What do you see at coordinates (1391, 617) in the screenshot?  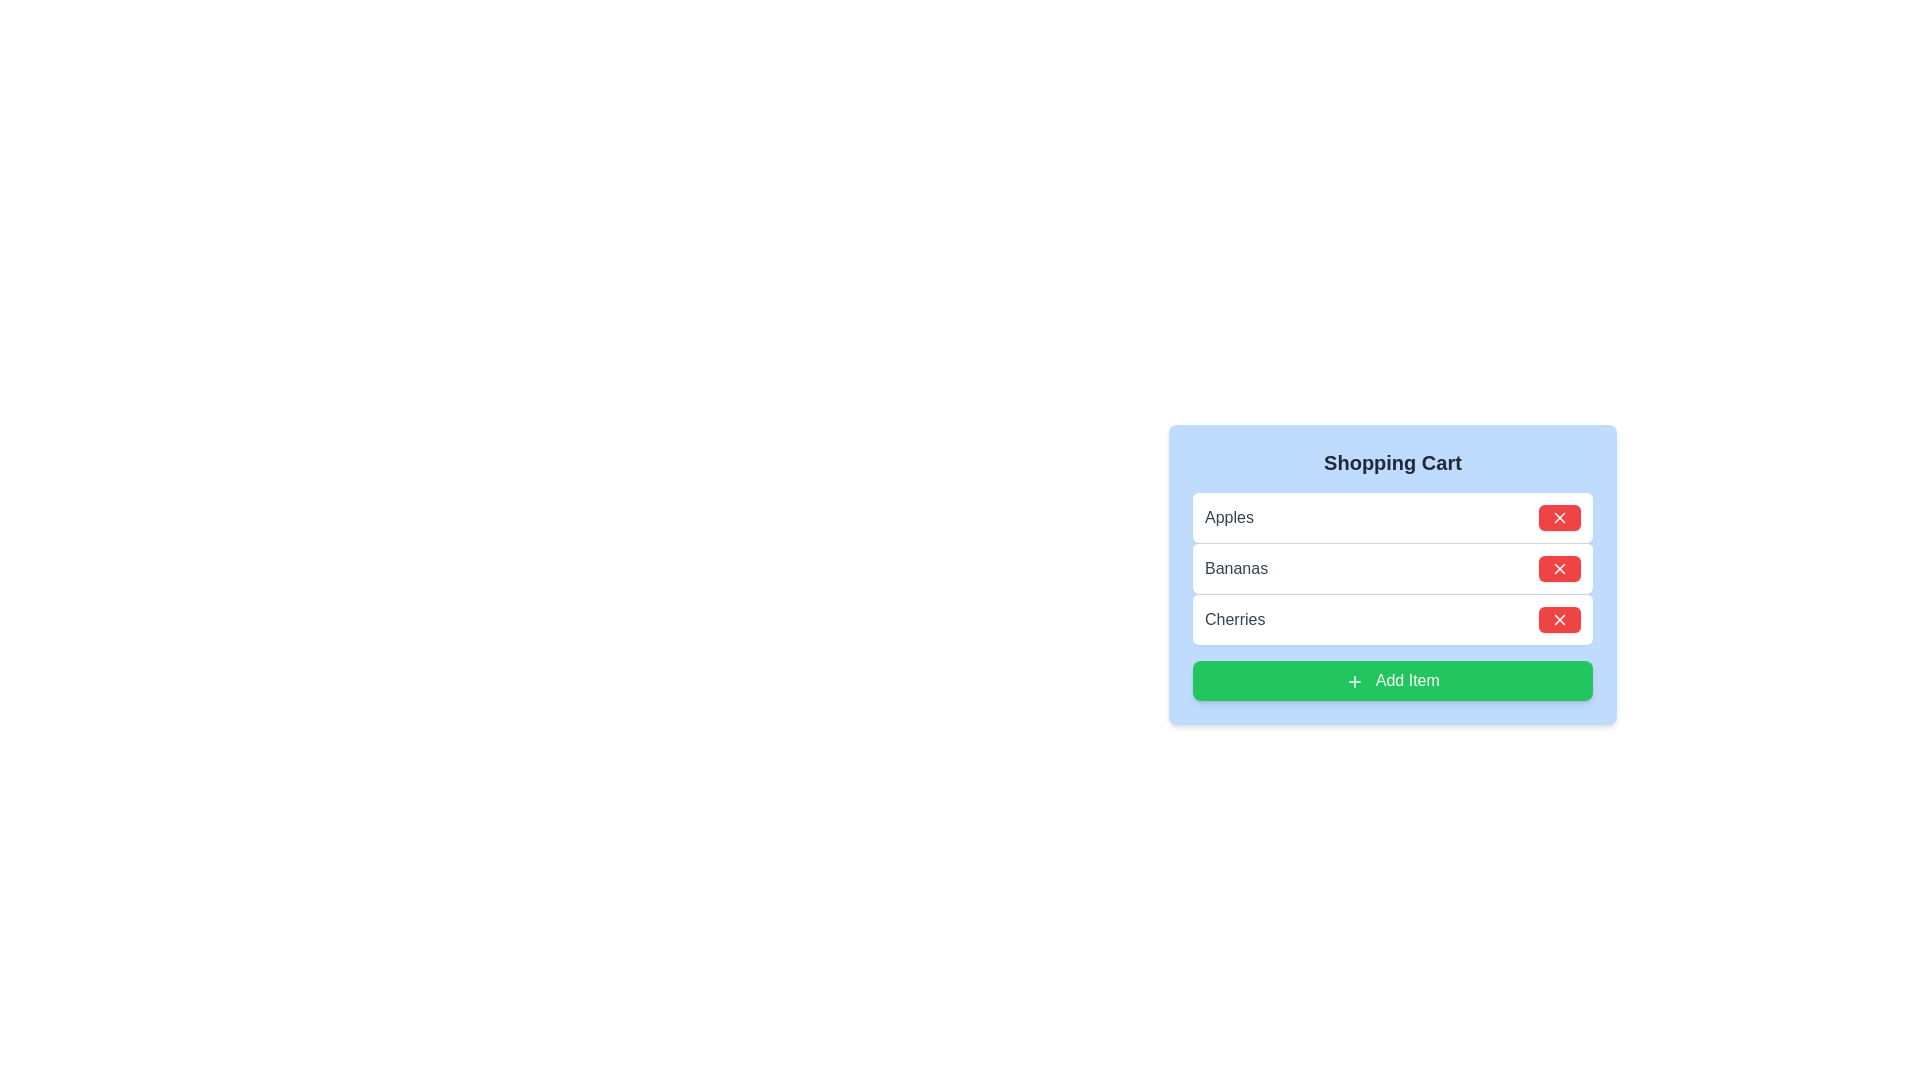 I see `the third item in the shopping cart list, which includes an item name and a red button for removal` at bounding box center [1391, 617].